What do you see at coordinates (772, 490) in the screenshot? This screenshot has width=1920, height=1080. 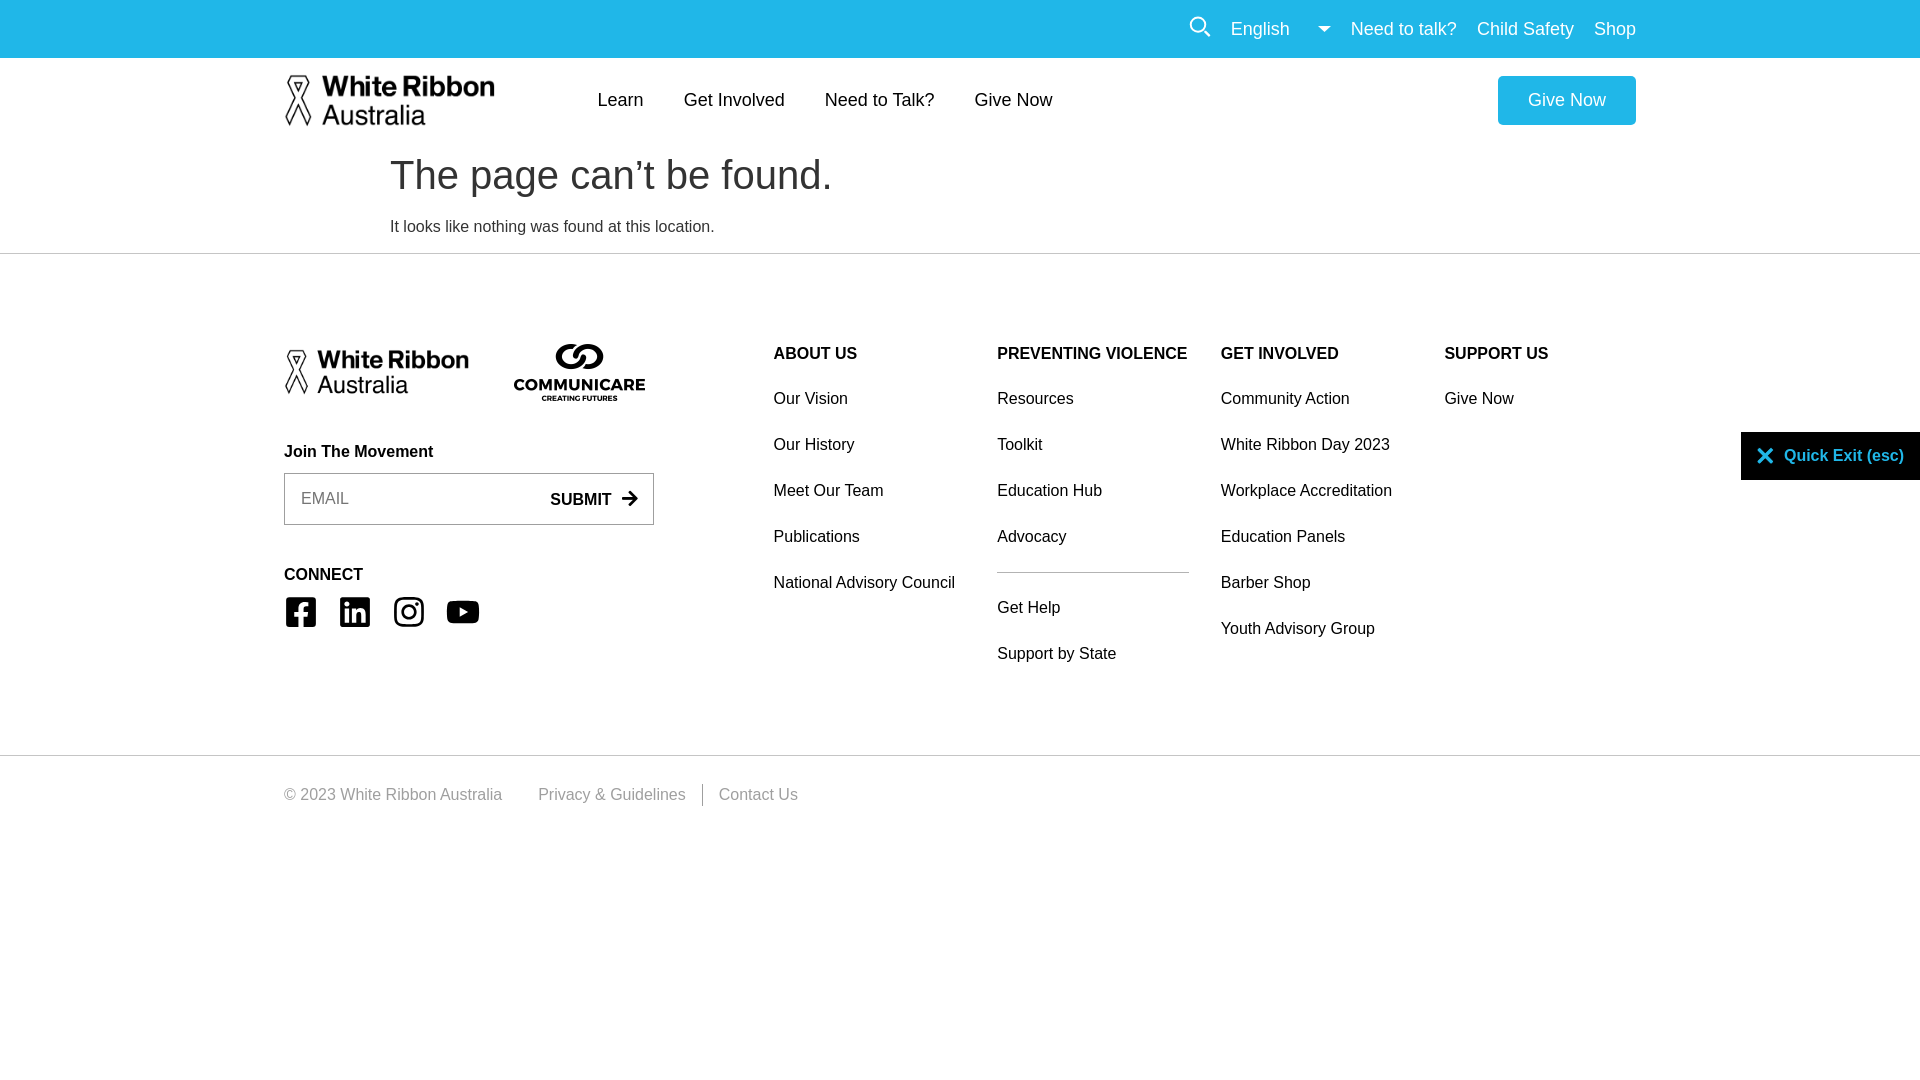 I see `'Meet Our Team'` at bounding box center [772, 490].